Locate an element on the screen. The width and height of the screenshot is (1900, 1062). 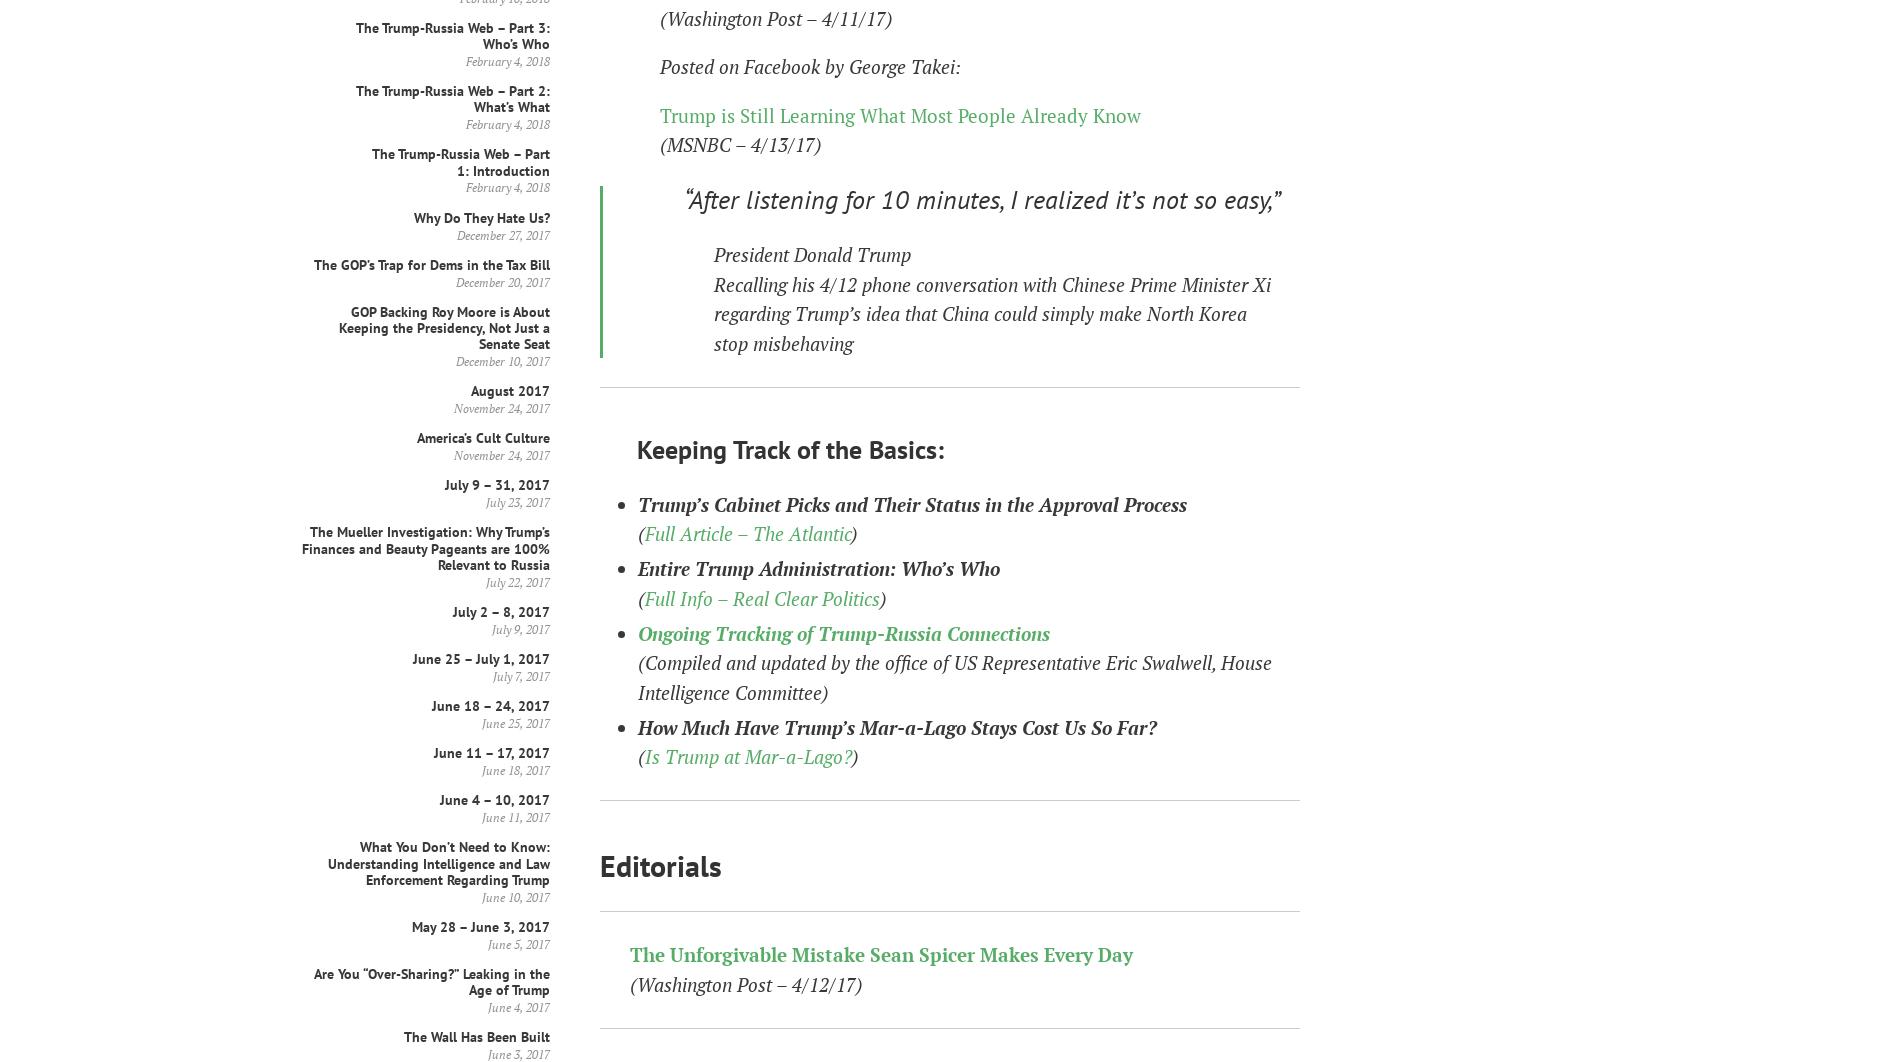
'Editorials' is located at coordinates (661, 864).